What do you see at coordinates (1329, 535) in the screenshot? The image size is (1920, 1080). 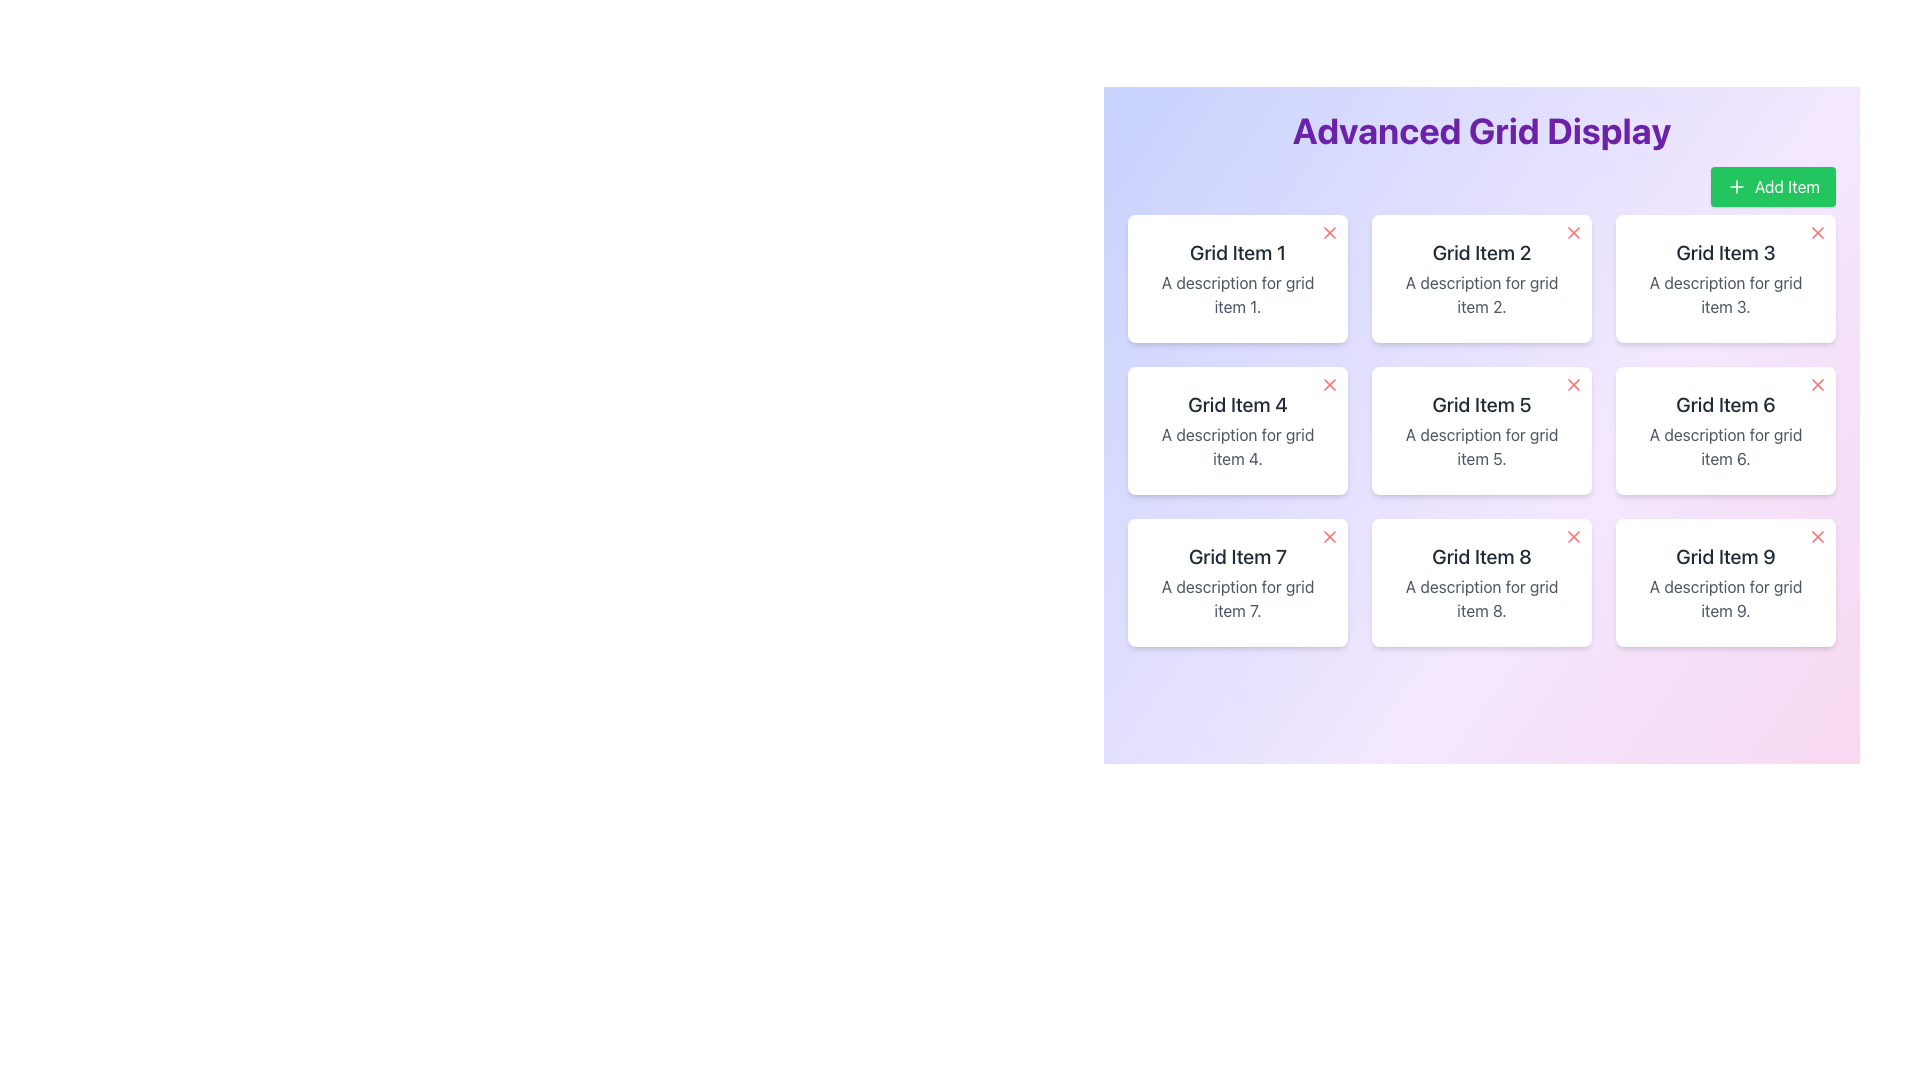 I see `the delete button located at the top-right corner of 'Grid Item 7'` at bounding box center [1329, 535].